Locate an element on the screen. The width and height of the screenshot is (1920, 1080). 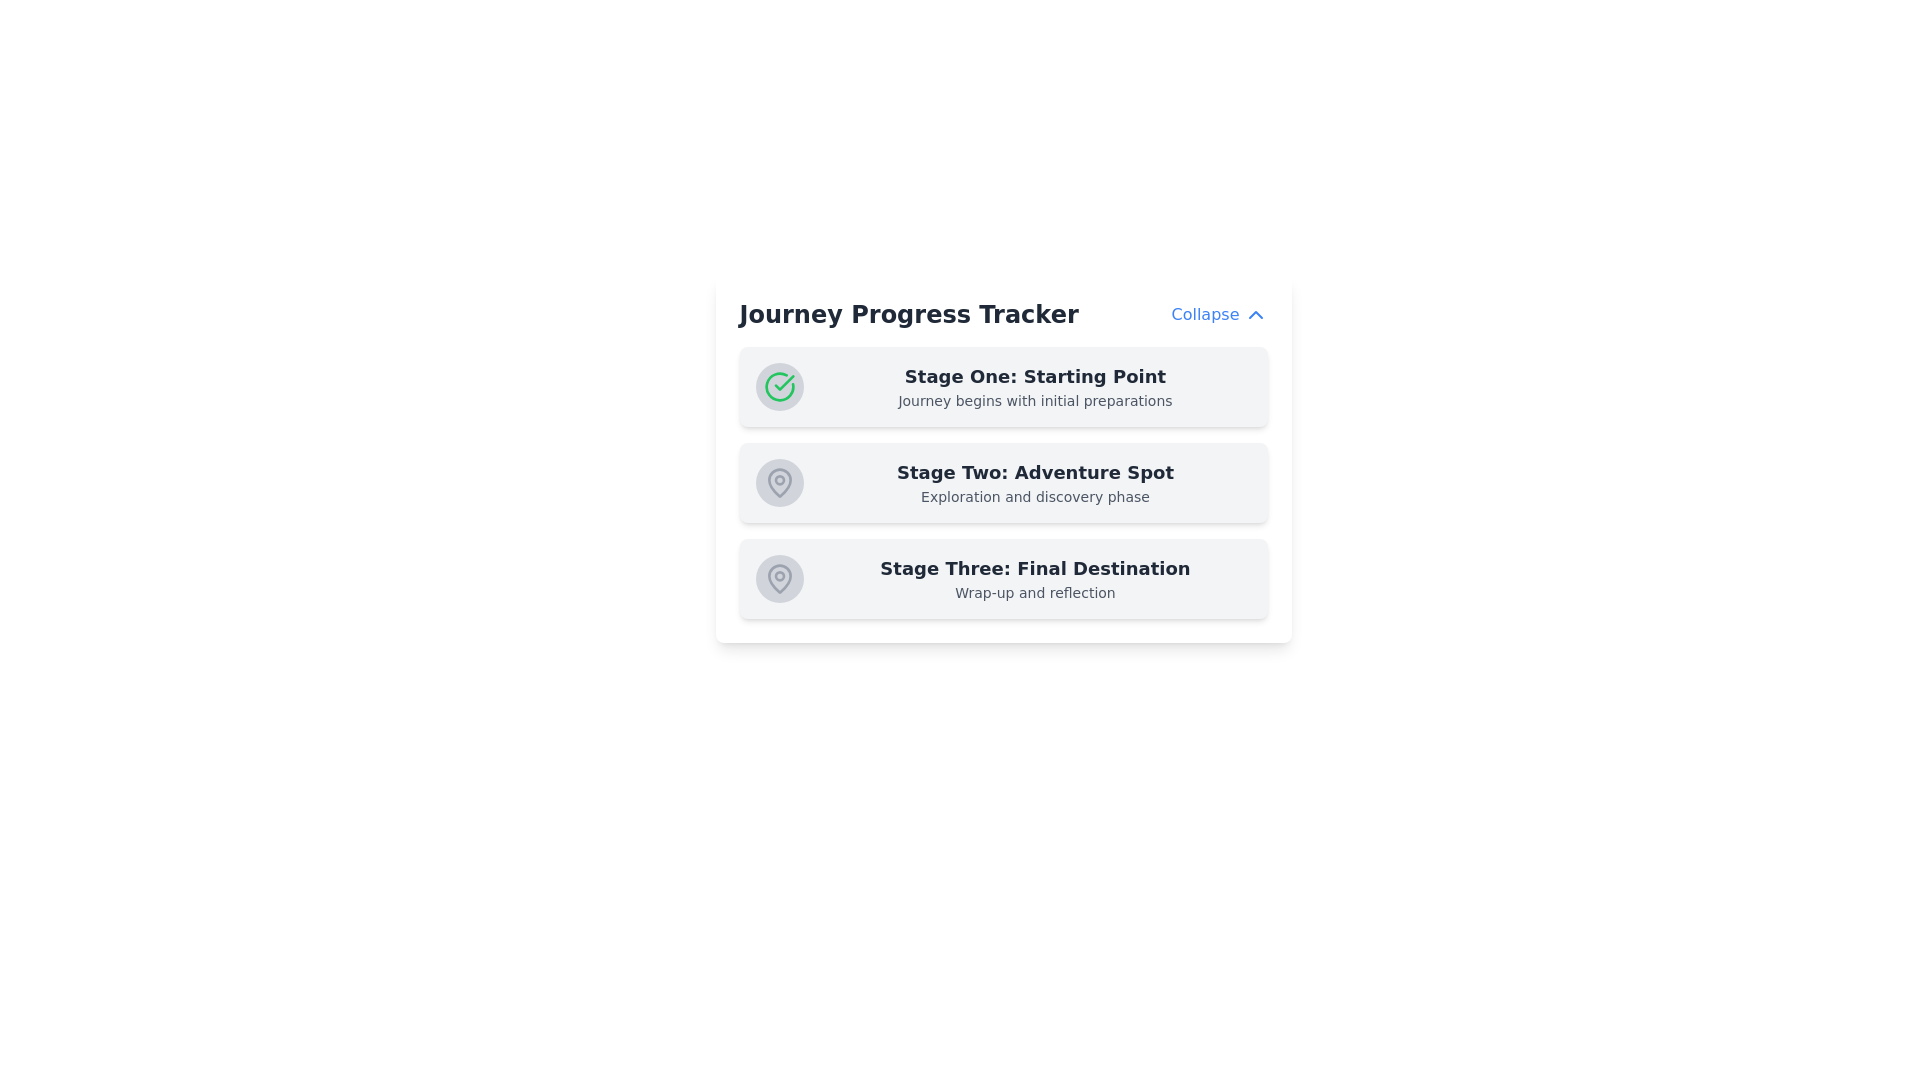
the text label displaying 'Stage Three: Final Destination' in the Journey Progress Tracker, which is styled with a large, bold, dark gray font and located in the third row of progress stages is located at coordinates (1035, 569).